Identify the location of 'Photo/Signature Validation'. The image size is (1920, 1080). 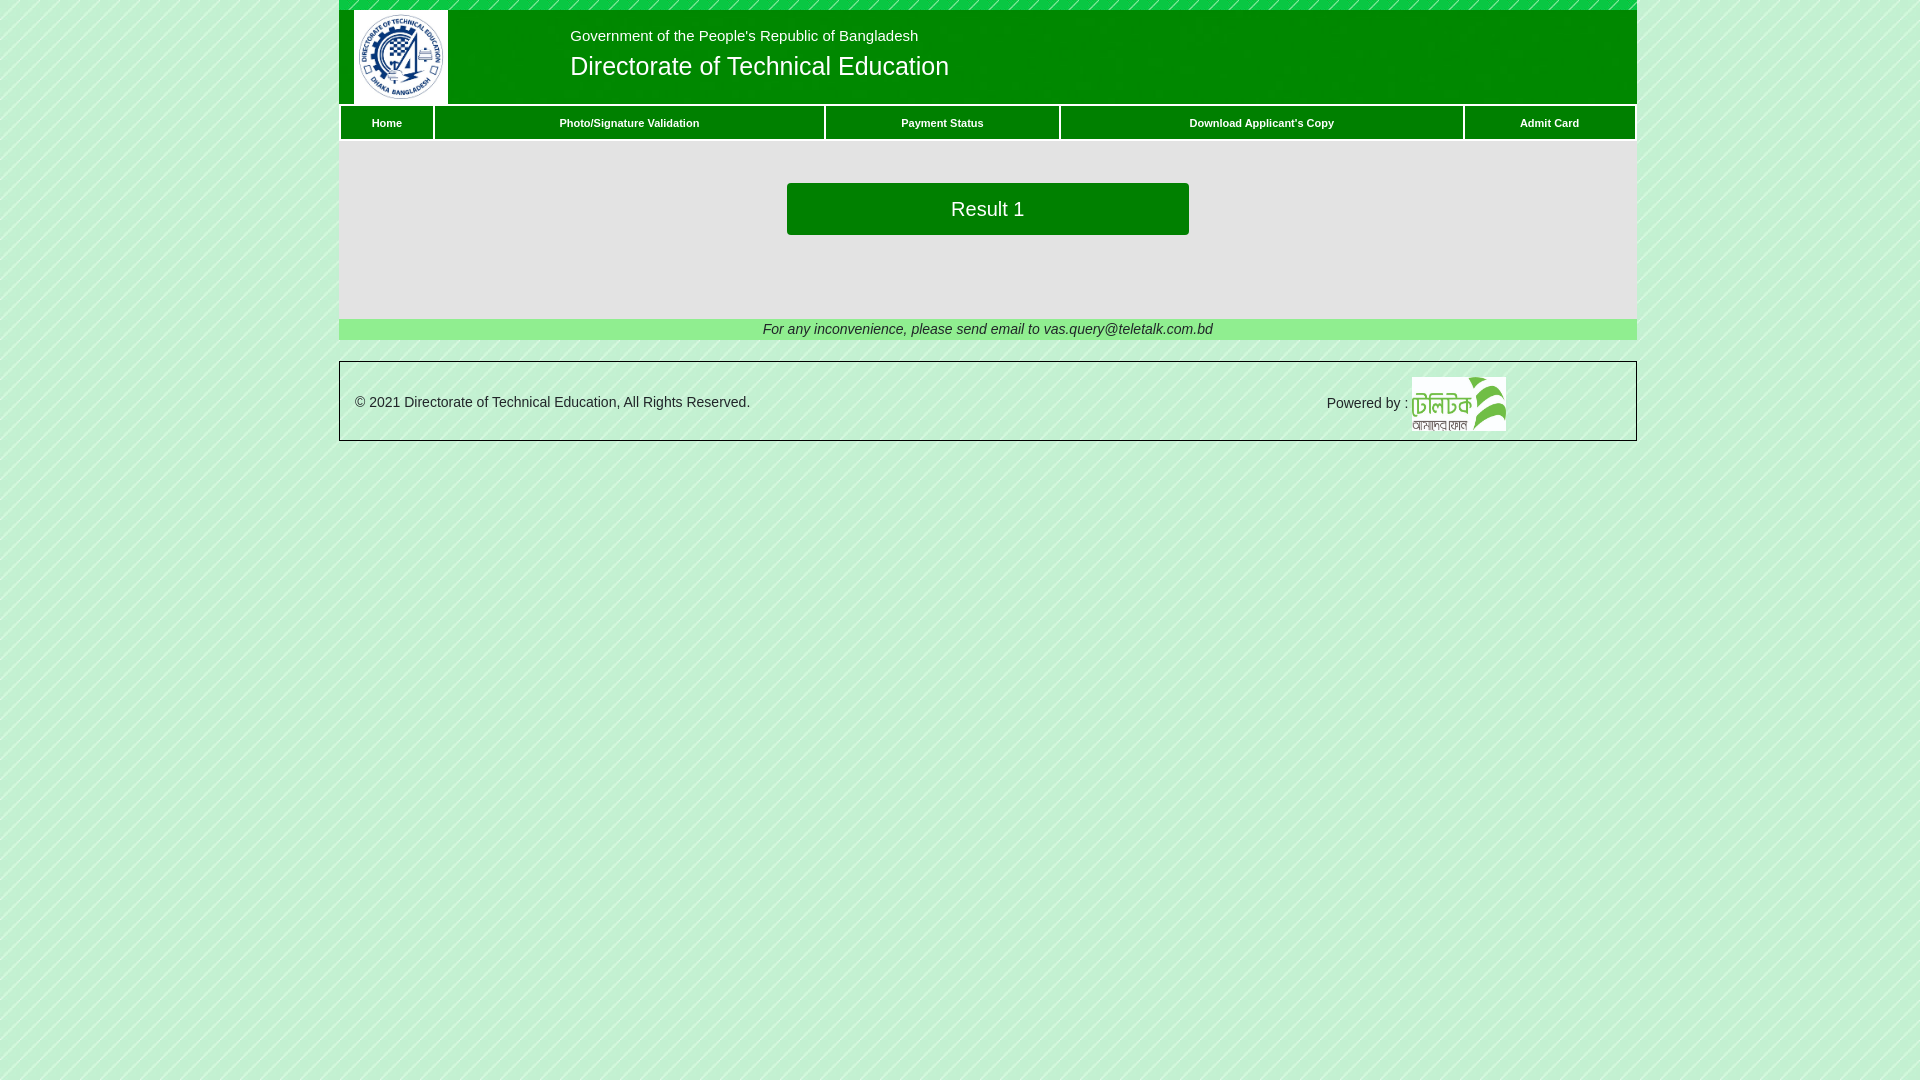
(627, 123).